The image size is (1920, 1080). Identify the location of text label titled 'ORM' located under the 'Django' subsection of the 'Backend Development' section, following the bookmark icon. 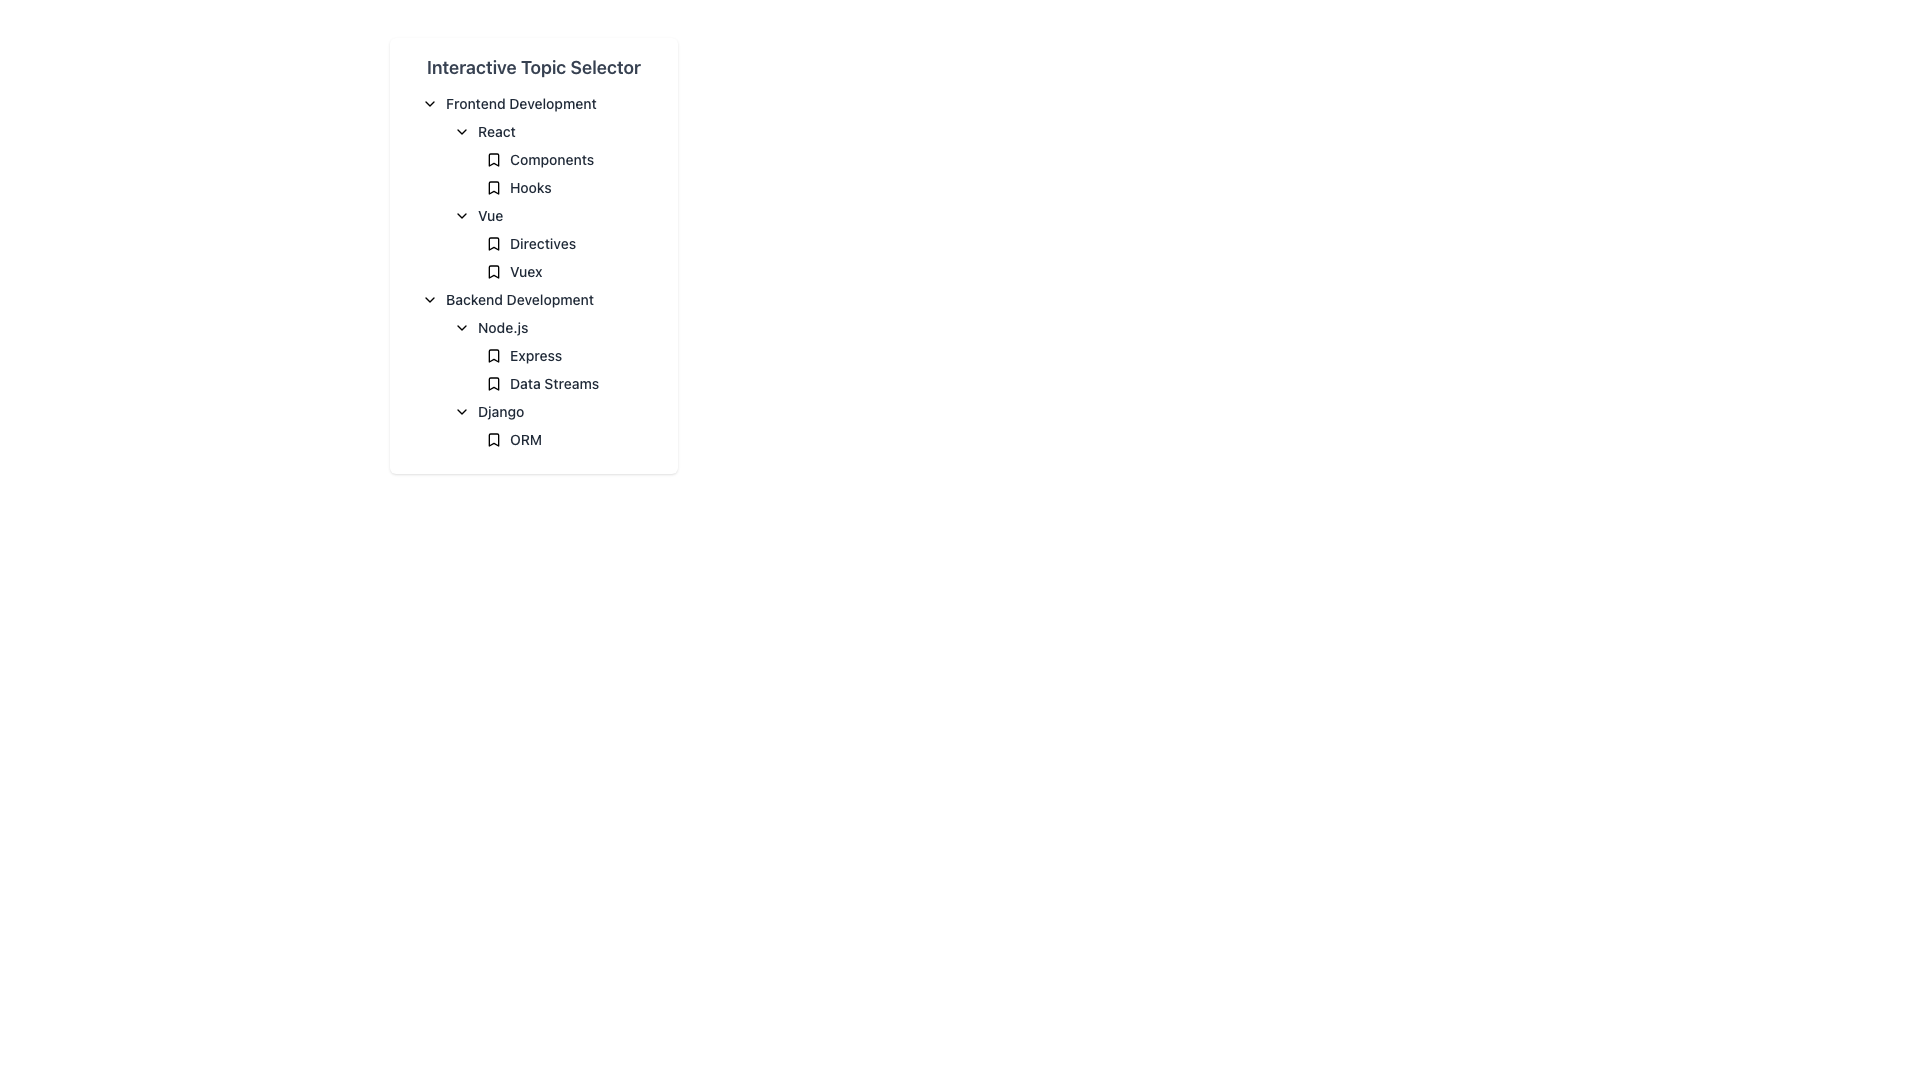
(526, 438).